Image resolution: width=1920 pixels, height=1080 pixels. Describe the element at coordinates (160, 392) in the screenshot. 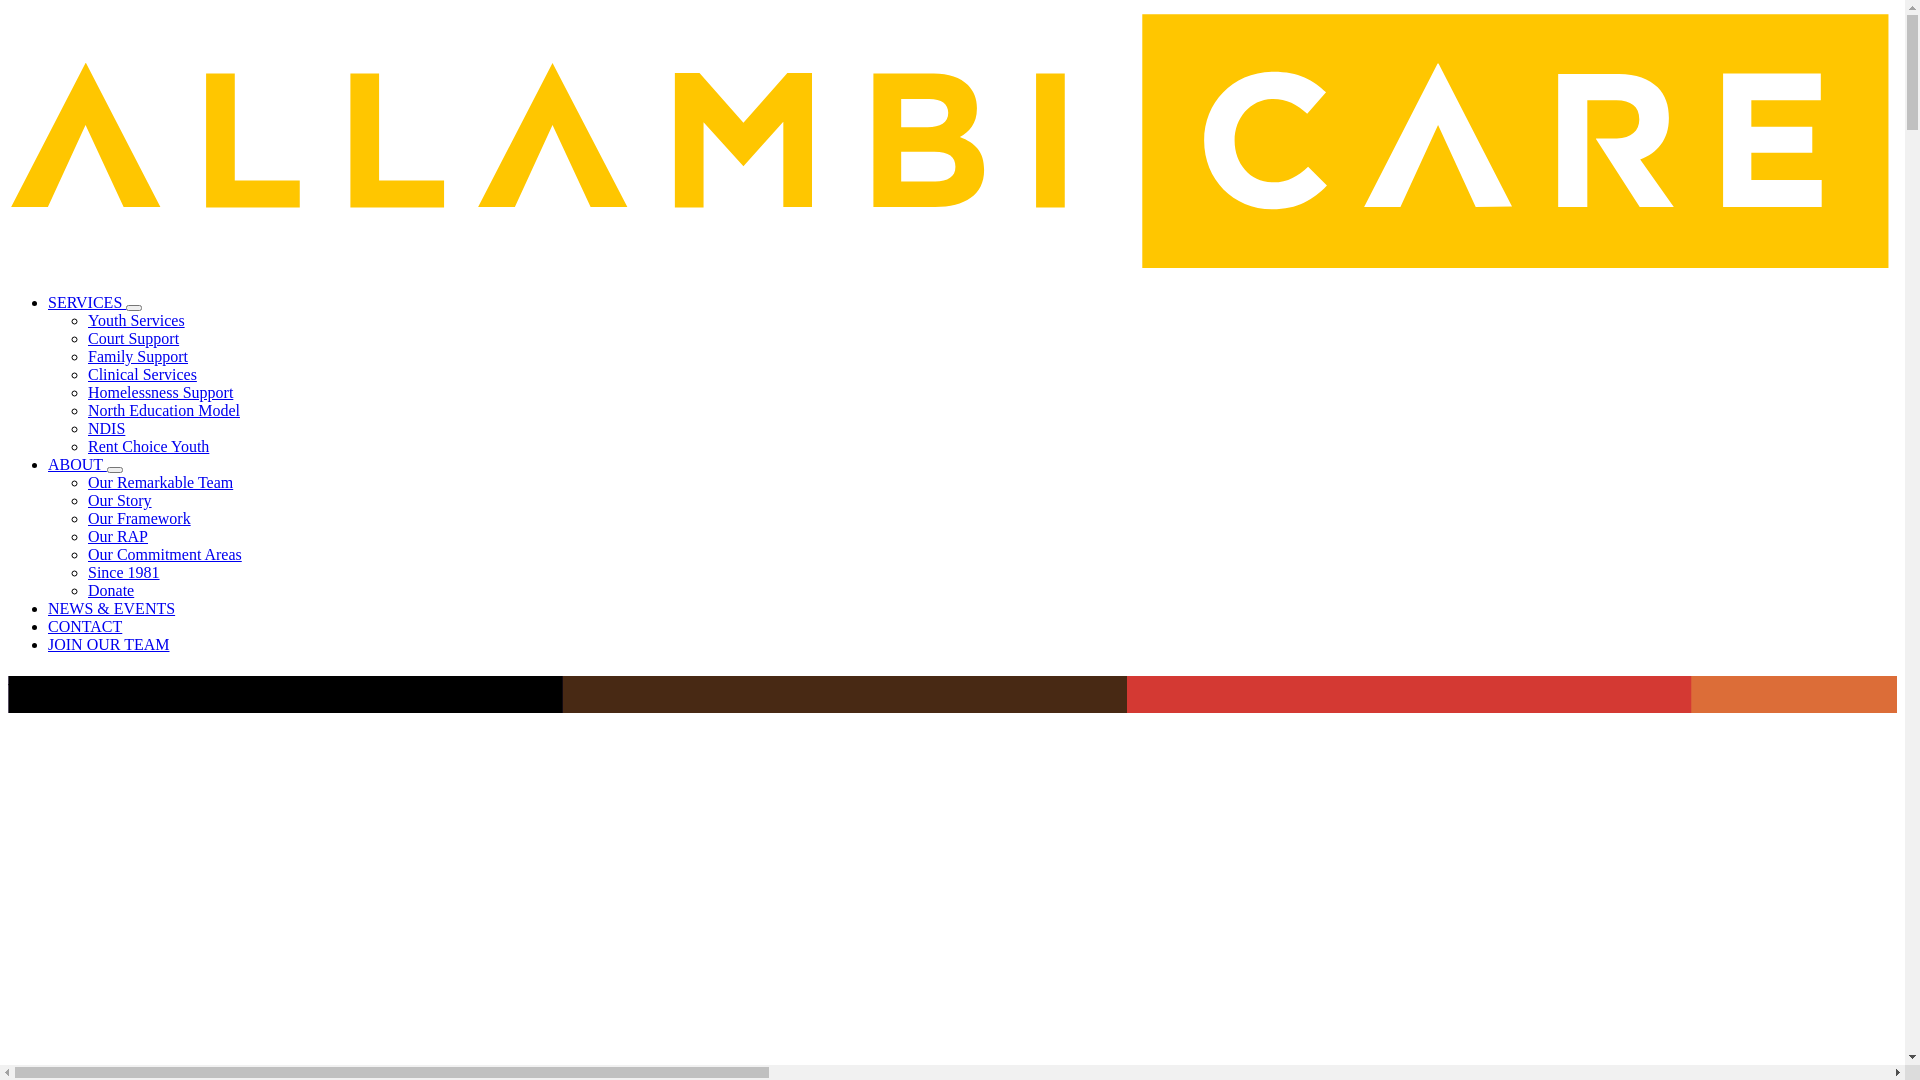

I see `'Homelessness Support'` at that location.